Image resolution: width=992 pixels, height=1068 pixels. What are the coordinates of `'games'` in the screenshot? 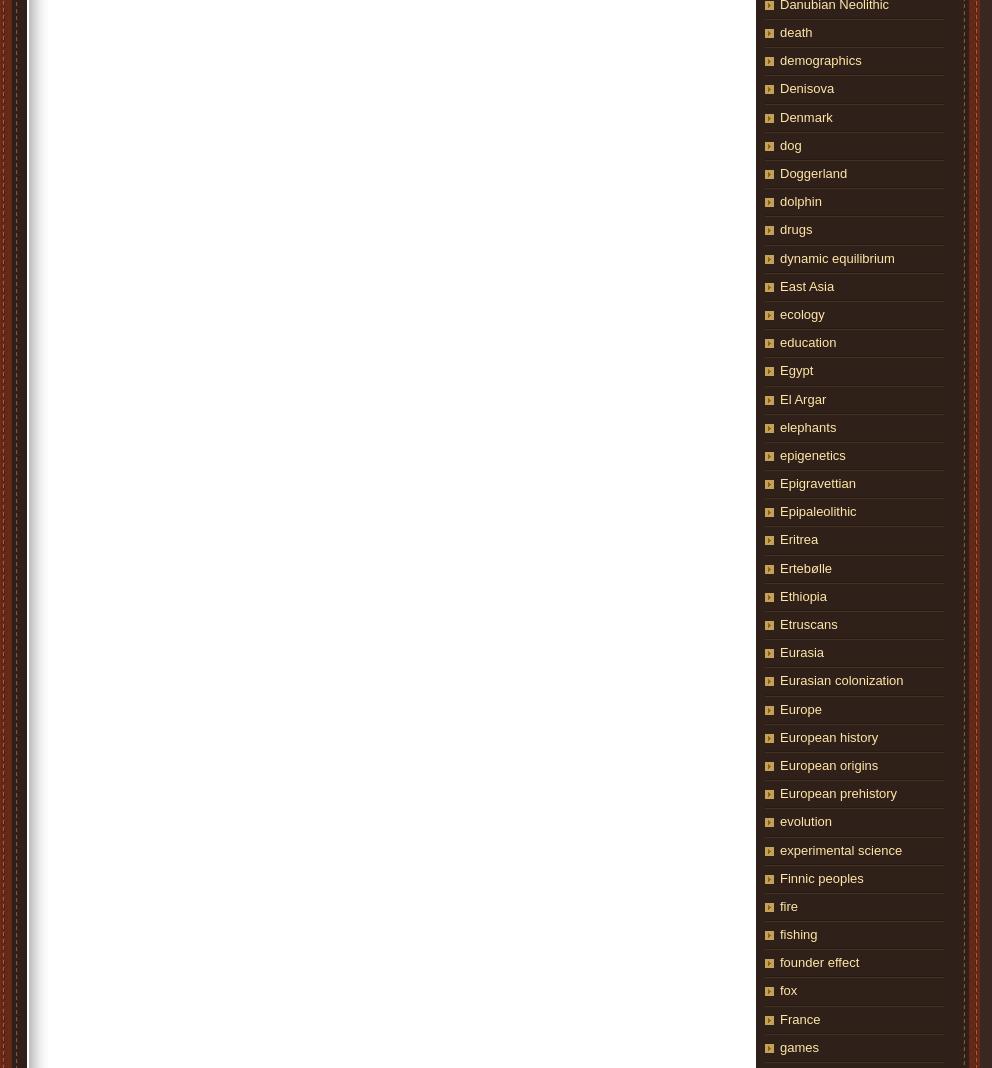 It's located at (799, 1046).